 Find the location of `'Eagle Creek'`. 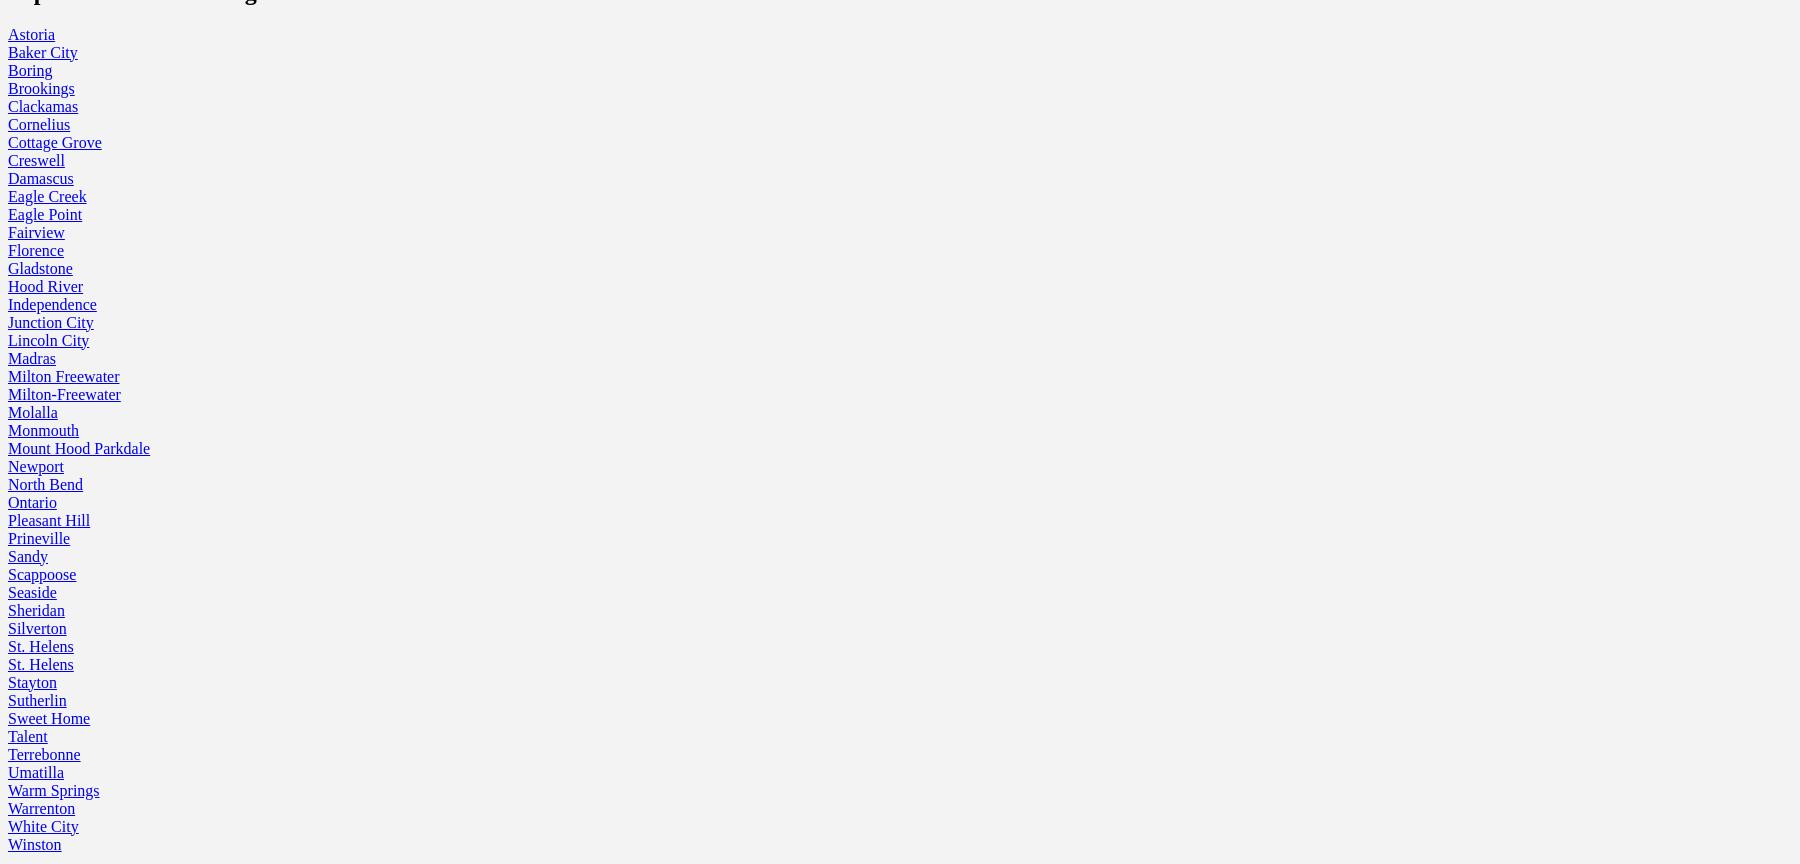

'Eagle Creek' is located at coordinates (45, 194).